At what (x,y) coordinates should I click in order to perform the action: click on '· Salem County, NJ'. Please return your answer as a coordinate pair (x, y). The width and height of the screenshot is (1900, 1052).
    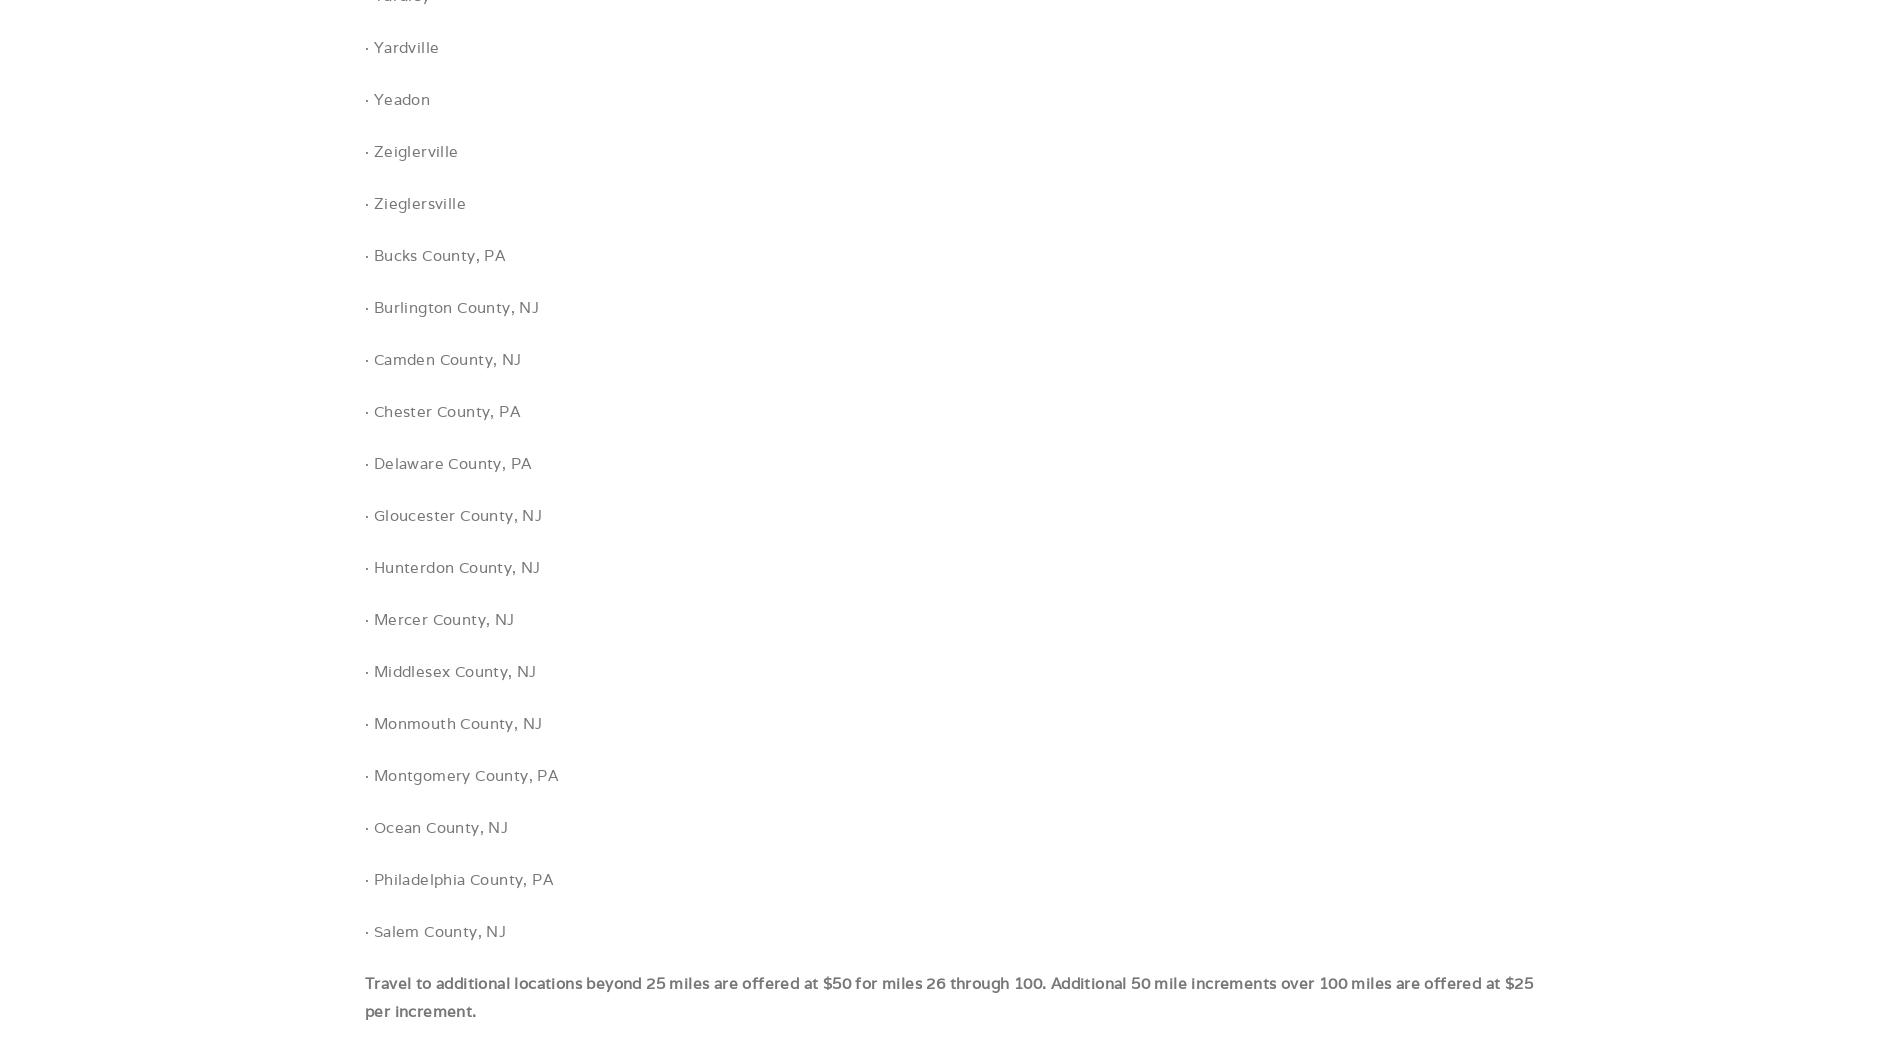
    Looking at the image, I should click on (434, 930).